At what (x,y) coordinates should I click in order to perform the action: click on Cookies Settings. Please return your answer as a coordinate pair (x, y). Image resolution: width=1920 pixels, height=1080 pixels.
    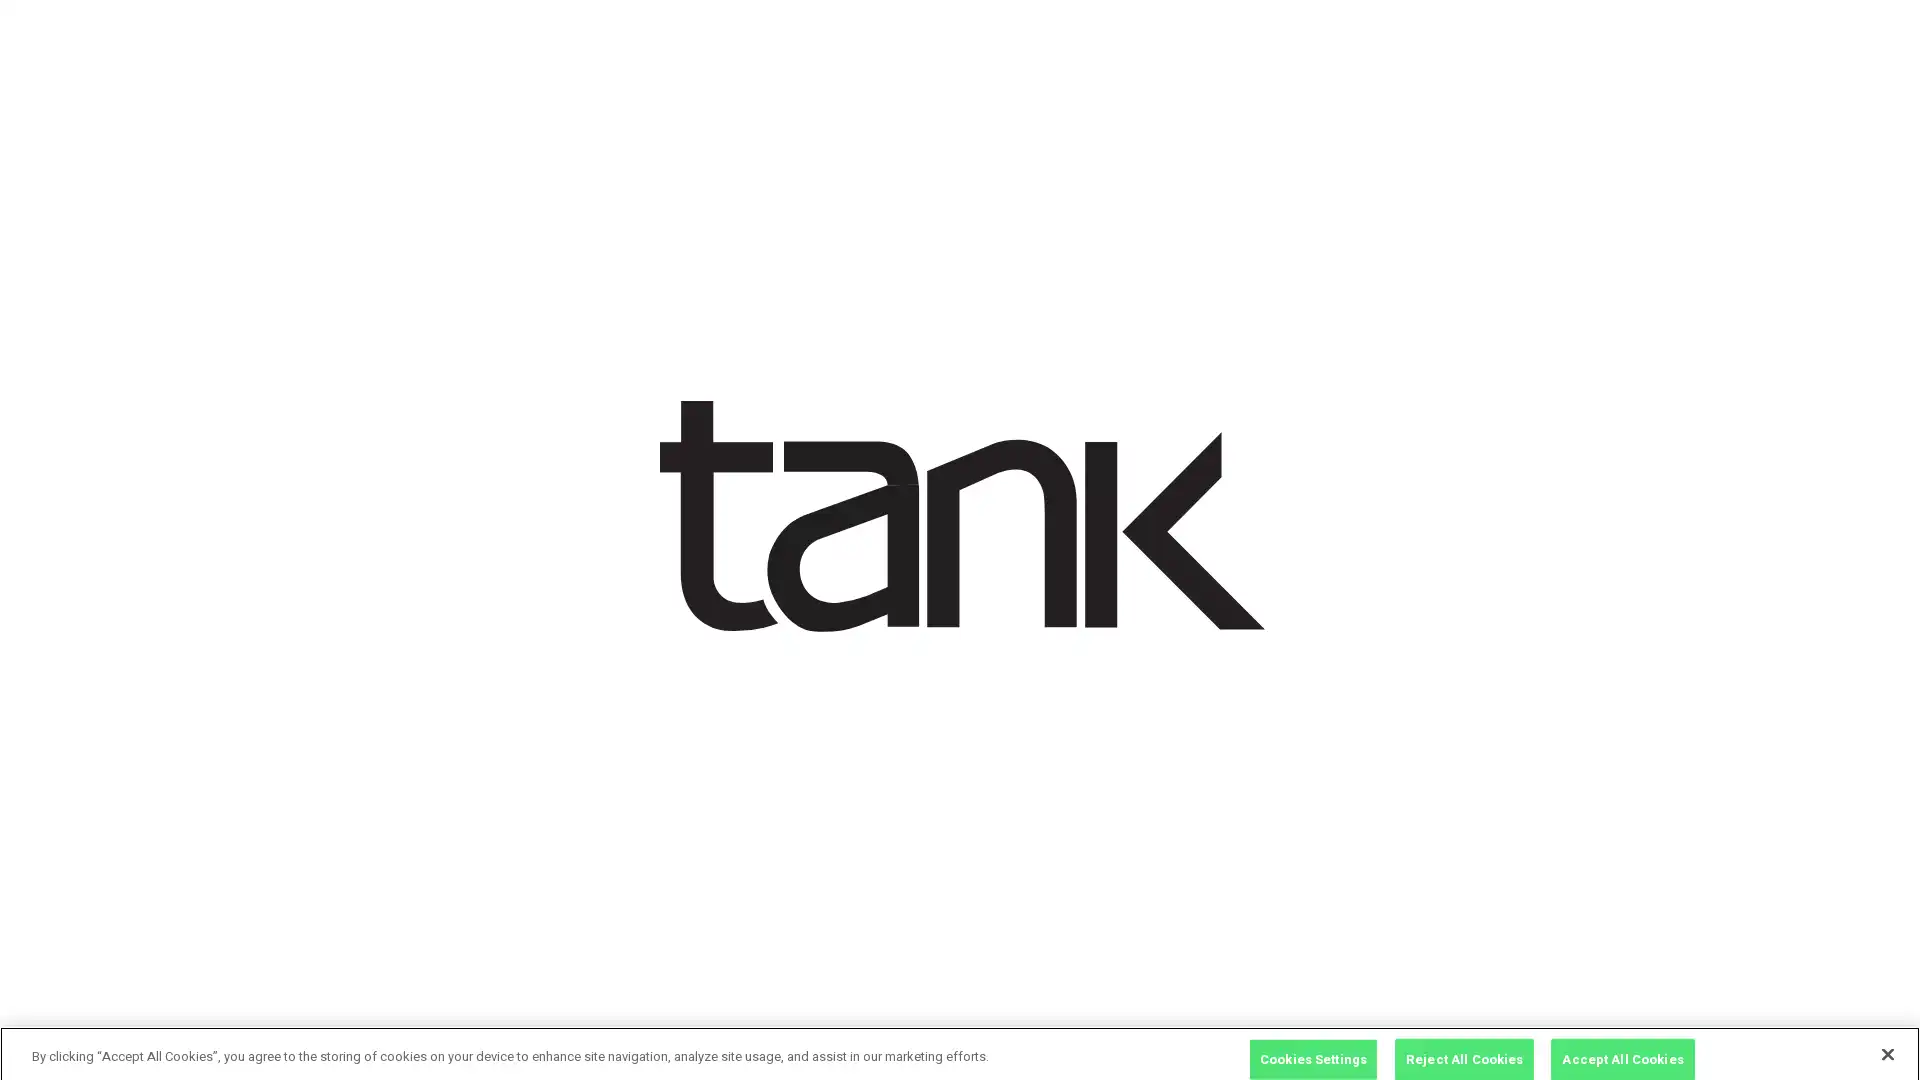
    Looking at the image, I should click on (1313, 1048).